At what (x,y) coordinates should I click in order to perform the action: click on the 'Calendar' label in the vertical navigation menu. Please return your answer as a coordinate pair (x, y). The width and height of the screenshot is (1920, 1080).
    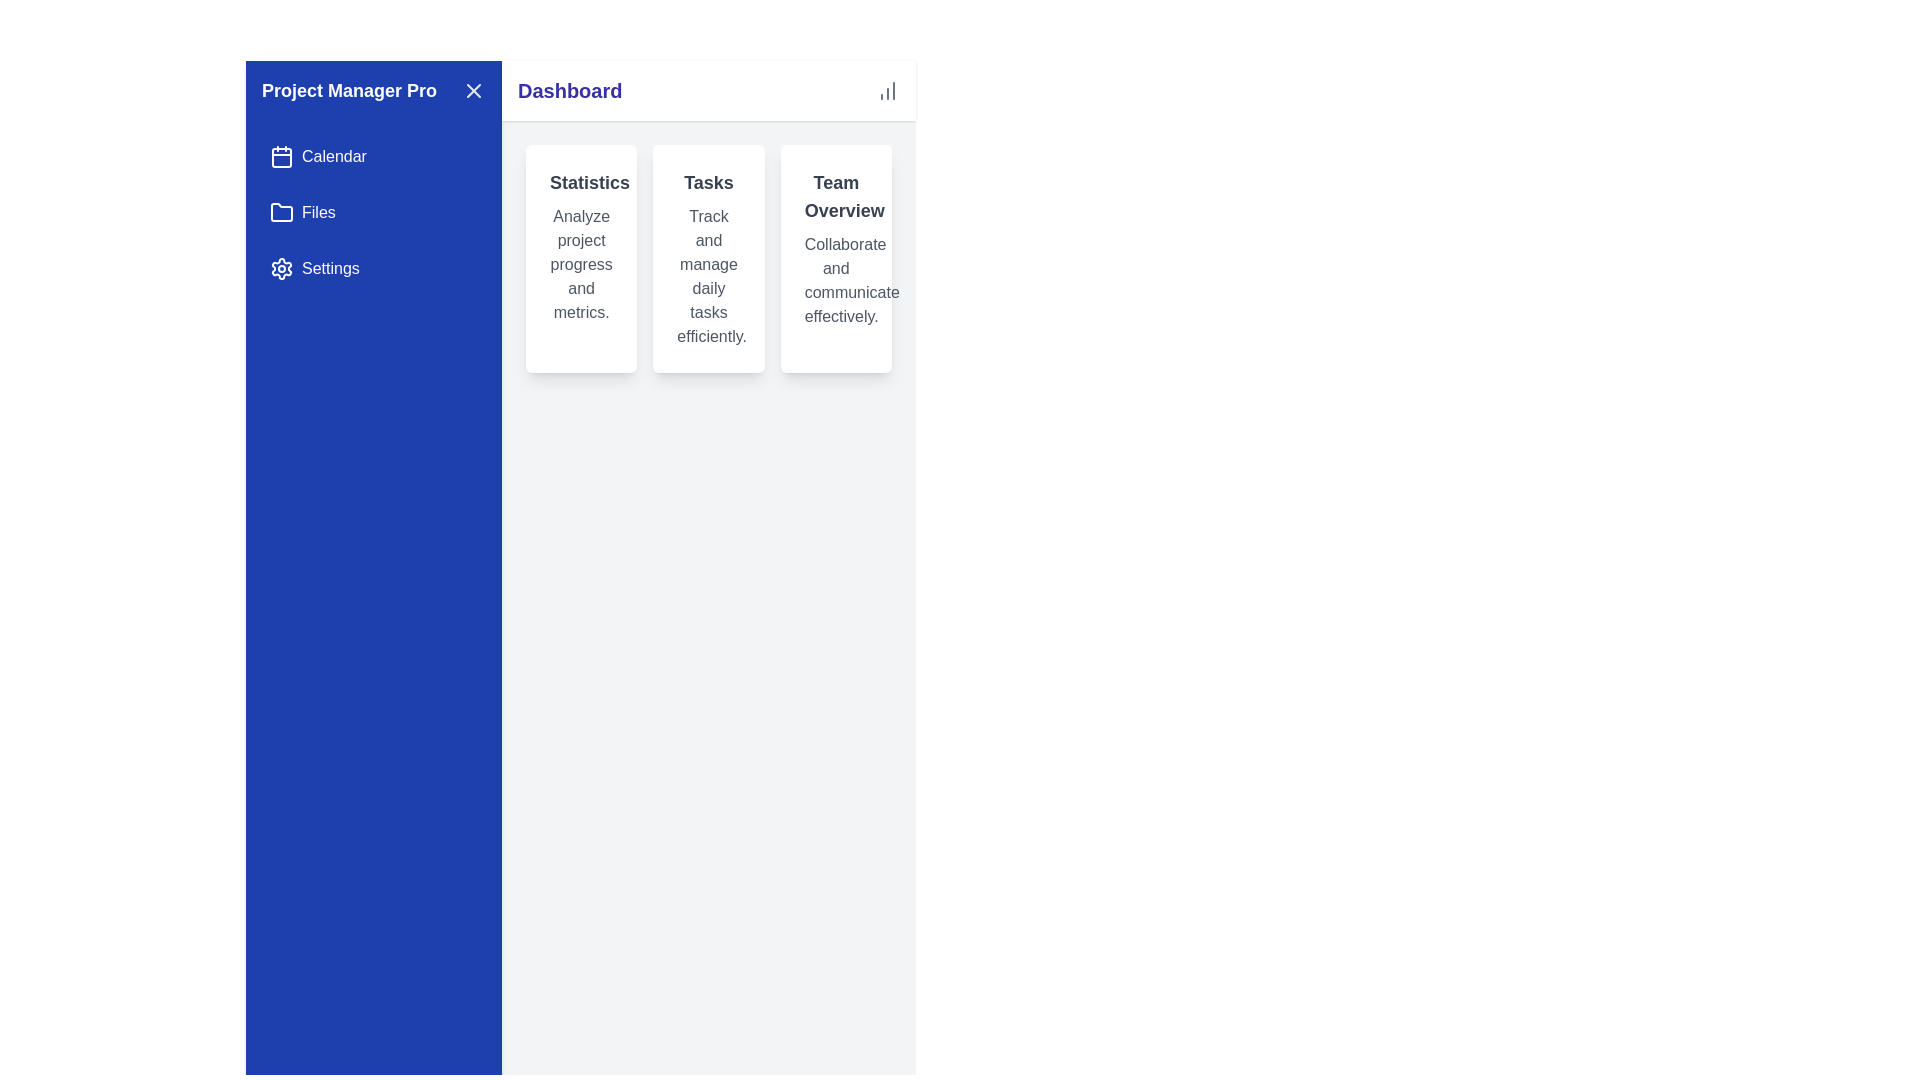
    Looking at the image, I should click on (334, 156).